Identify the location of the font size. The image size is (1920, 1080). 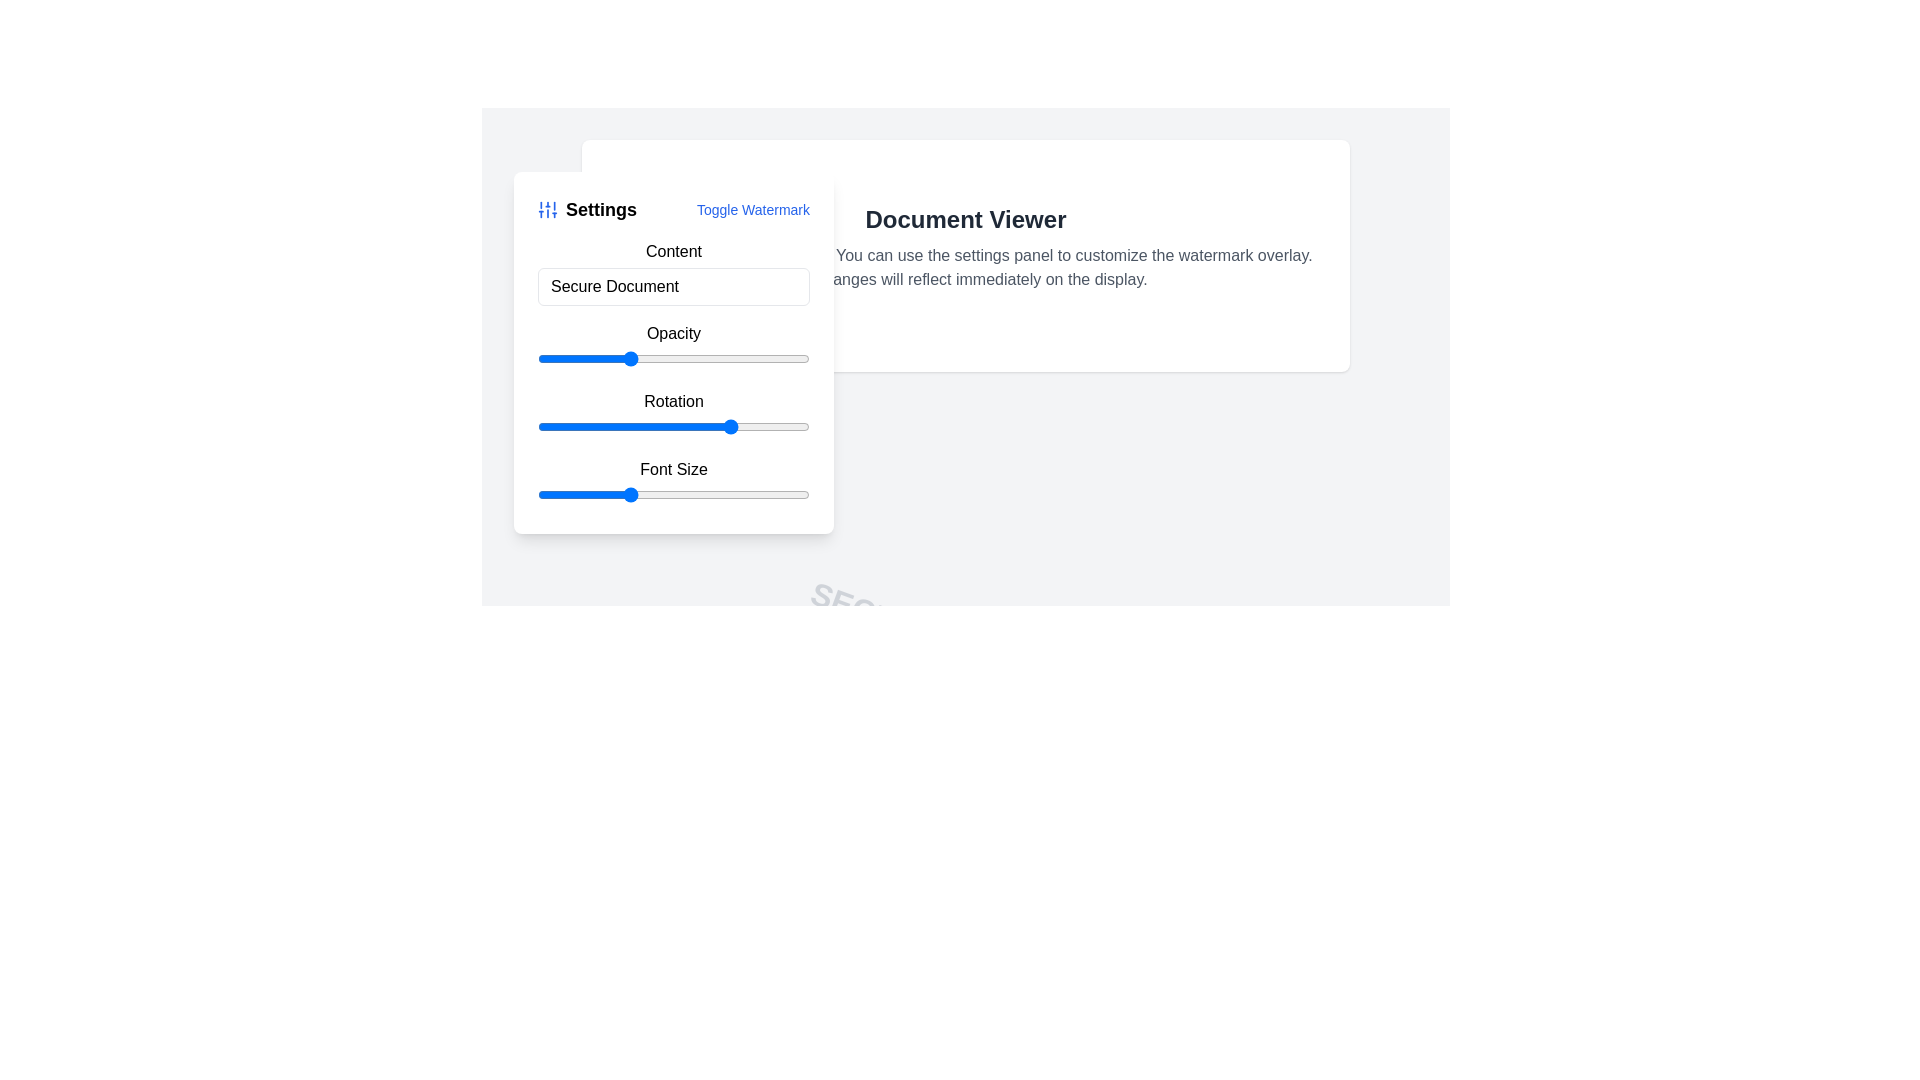
(729, 494).